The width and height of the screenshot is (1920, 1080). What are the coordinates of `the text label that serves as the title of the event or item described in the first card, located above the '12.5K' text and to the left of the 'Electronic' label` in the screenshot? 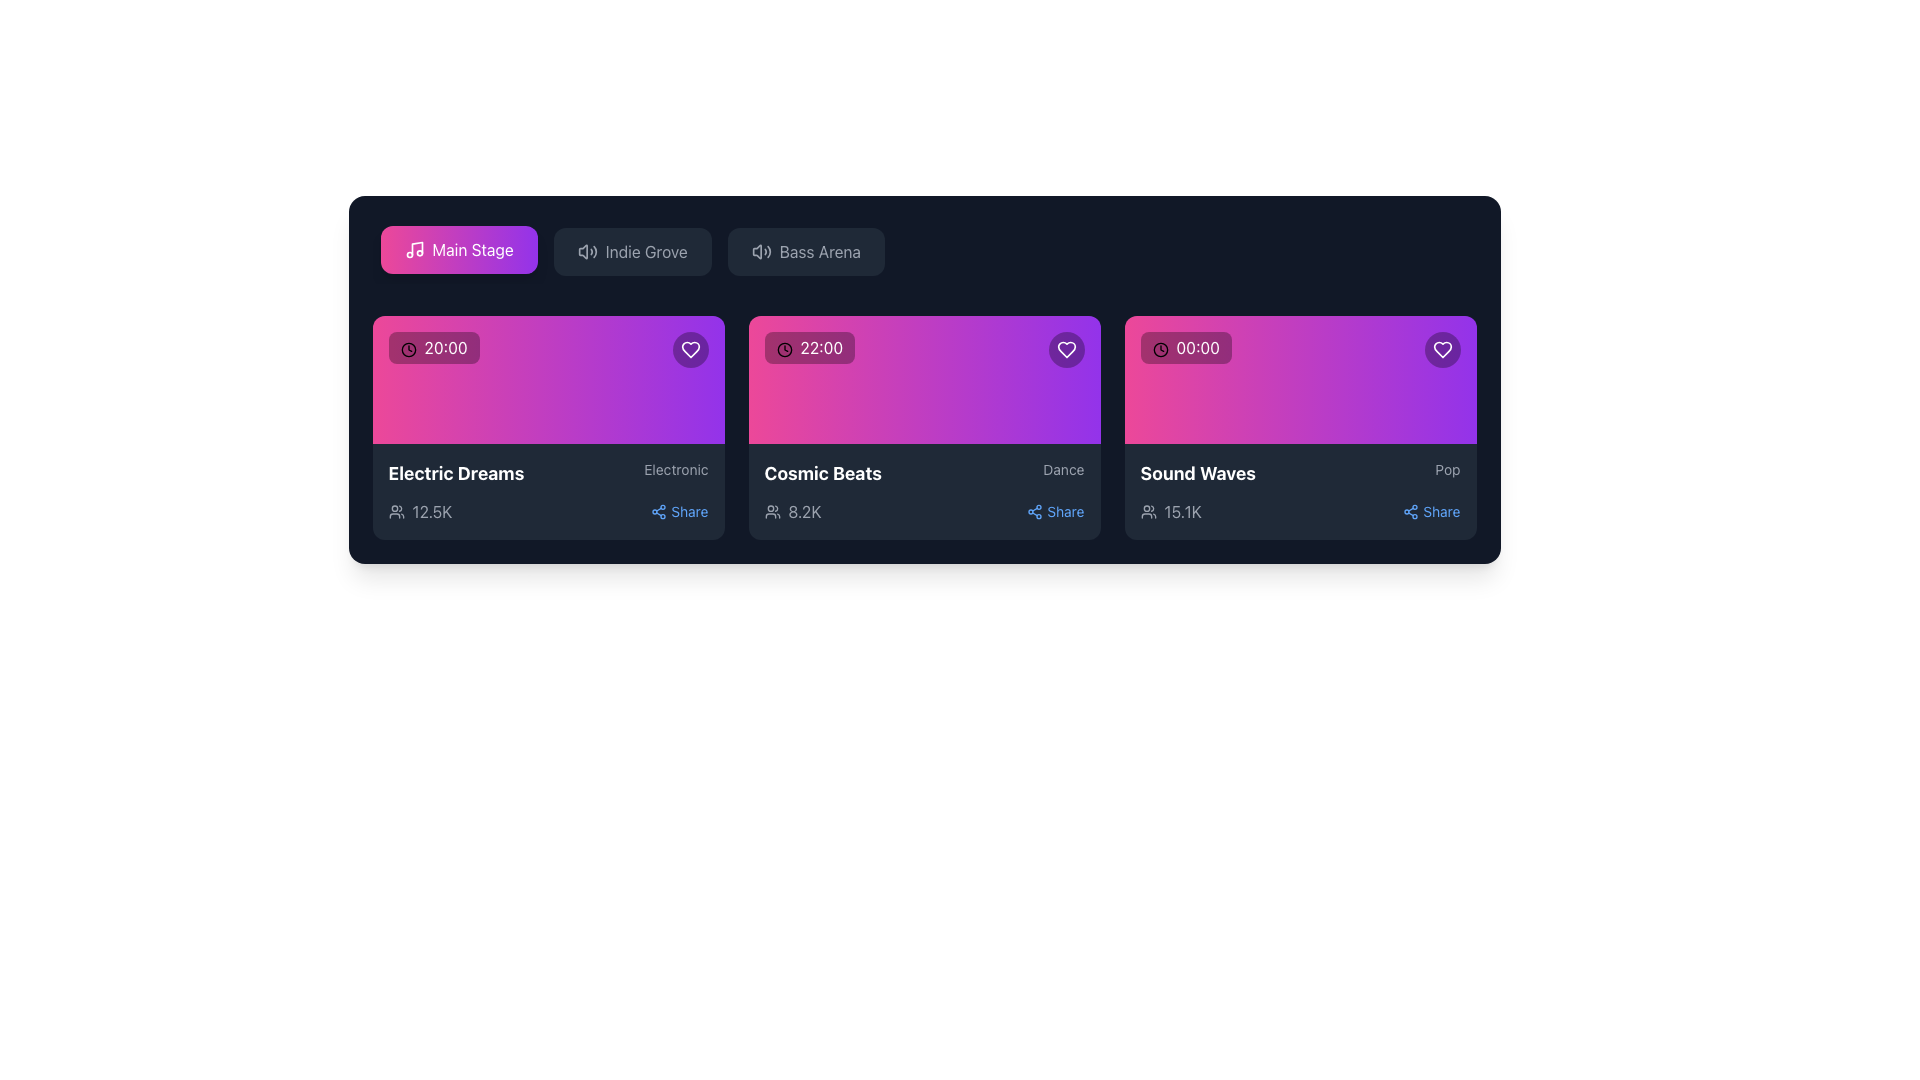 It's located at (455, 474).